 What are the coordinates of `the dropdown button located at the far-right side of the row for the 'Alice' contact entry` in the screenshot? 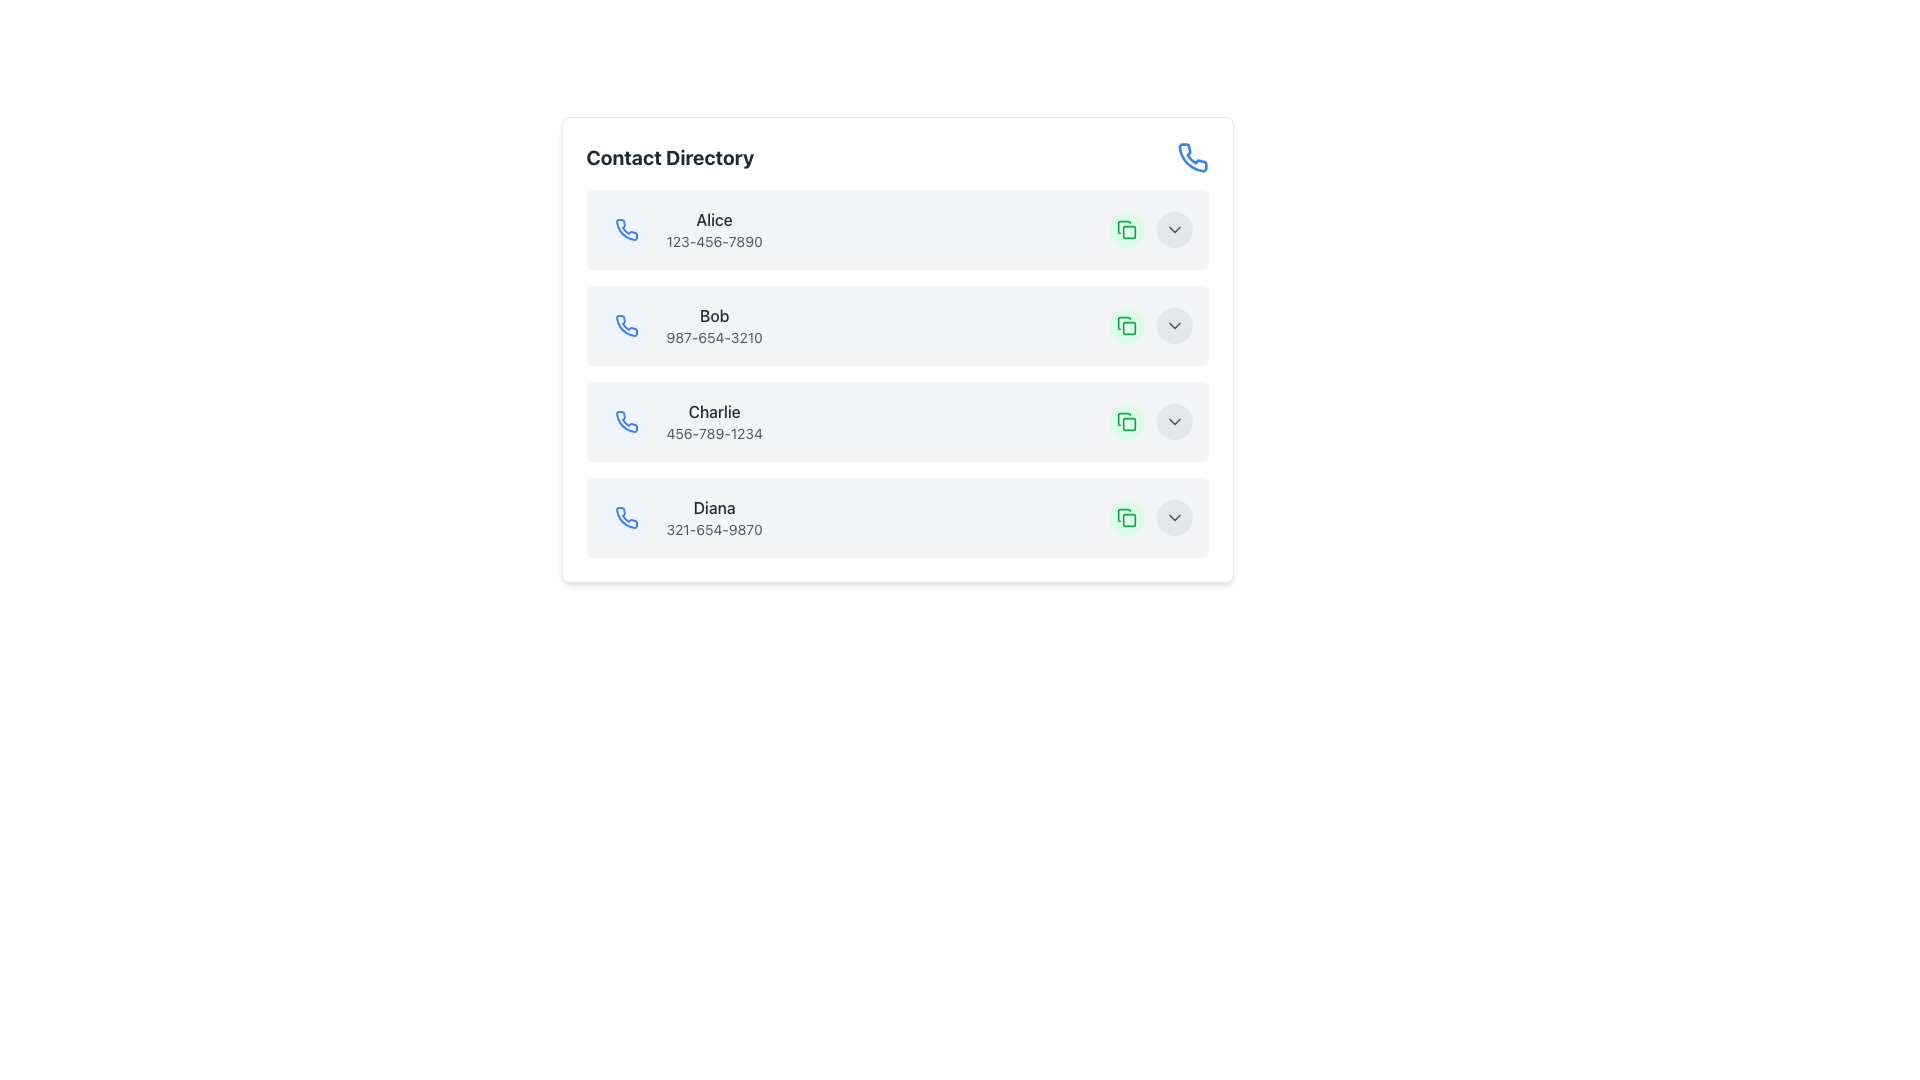 It's located at (1174, 229).